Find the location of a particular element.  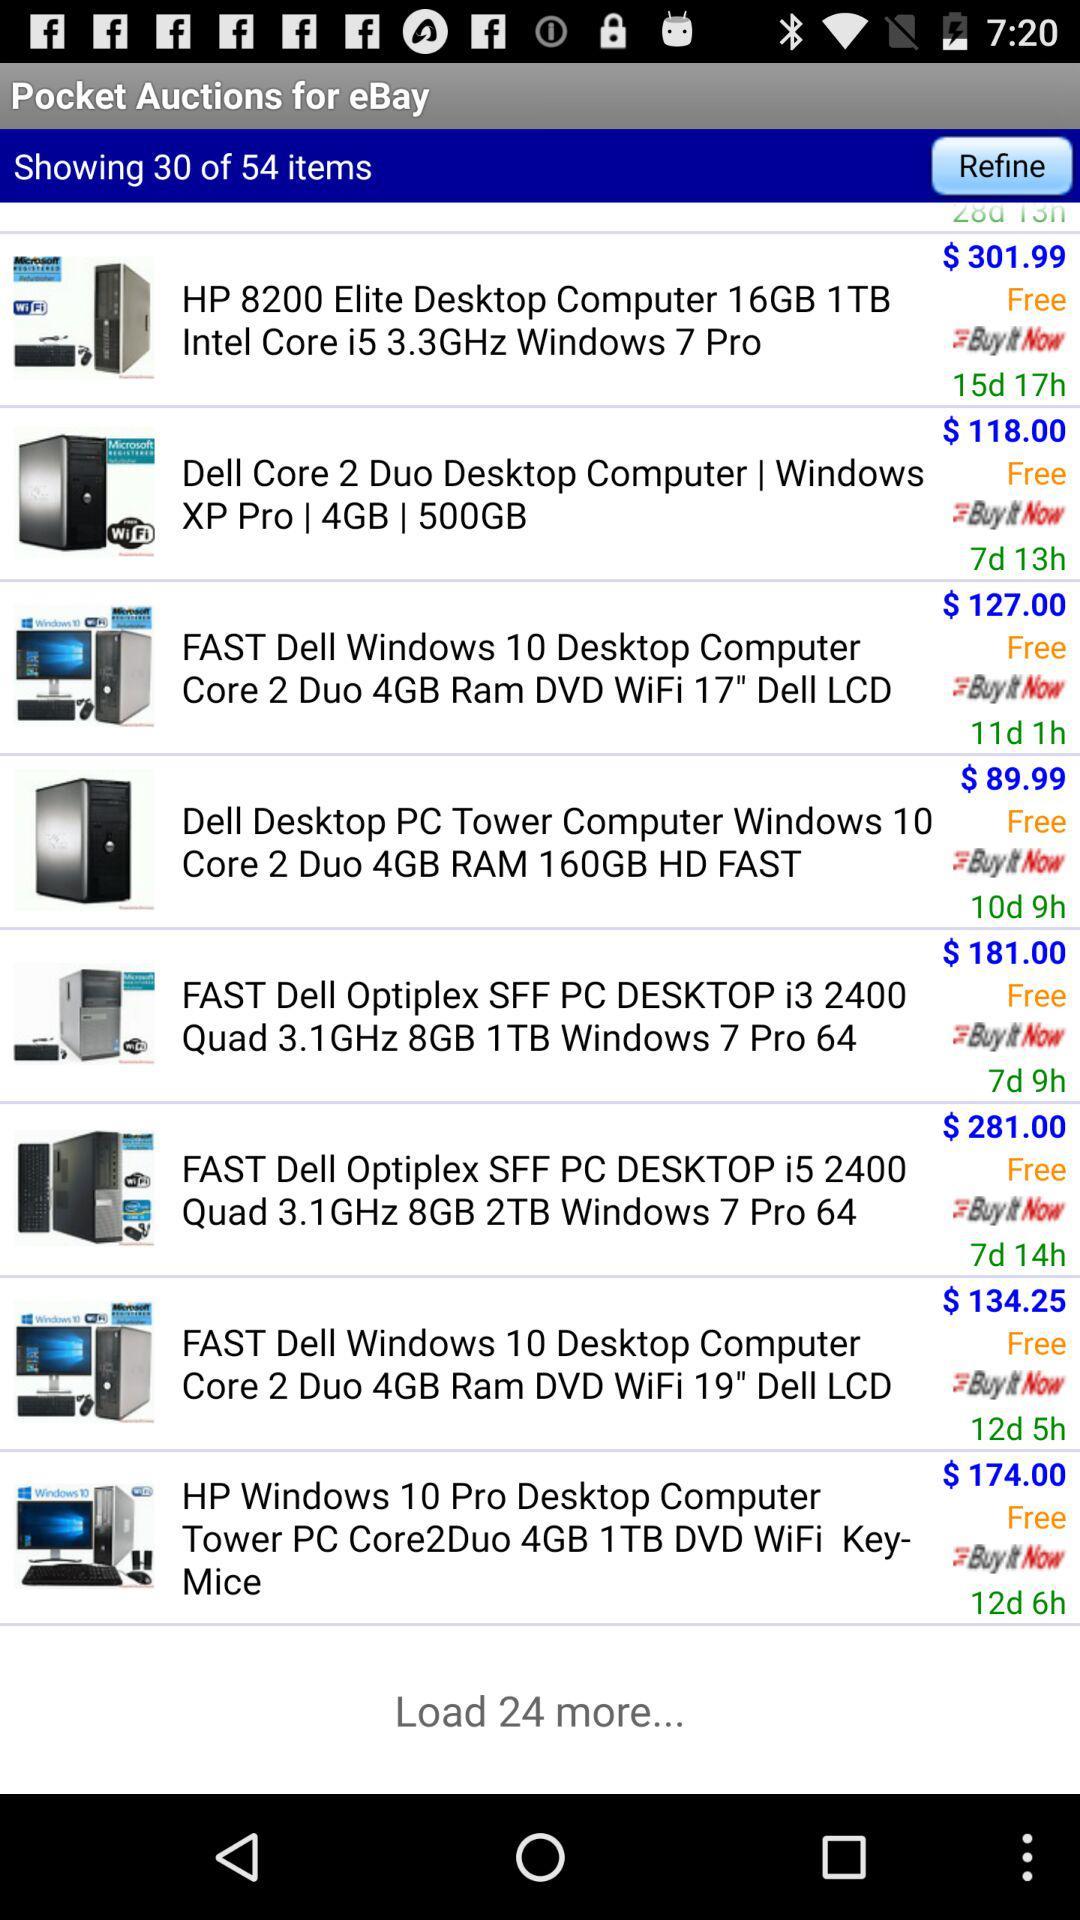

the icon below 7d 14h is located at coordinates (1004, 1299).